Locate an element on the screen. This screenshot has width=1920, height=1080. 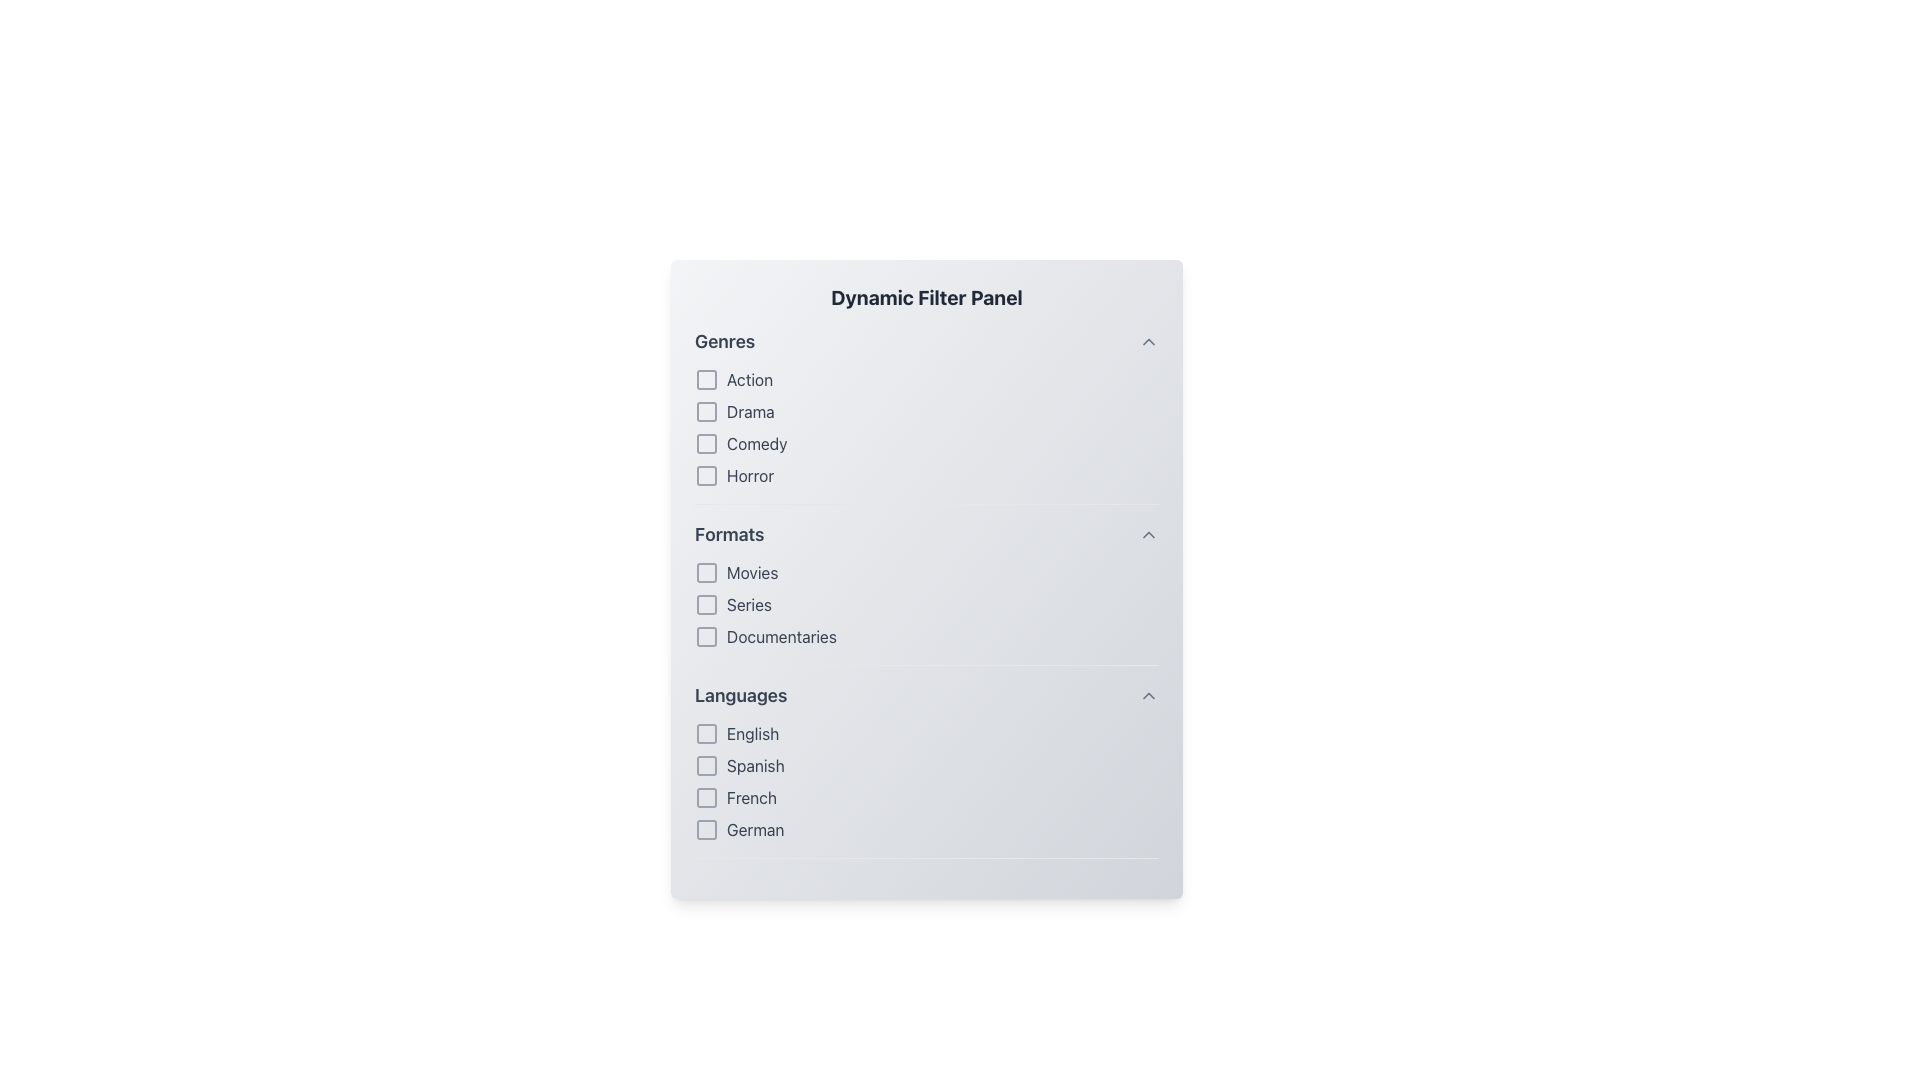
the upward-pointing chevron icon located to the right of the 'Genres' section title for visual feedback is located at coordinates (1148, 341).